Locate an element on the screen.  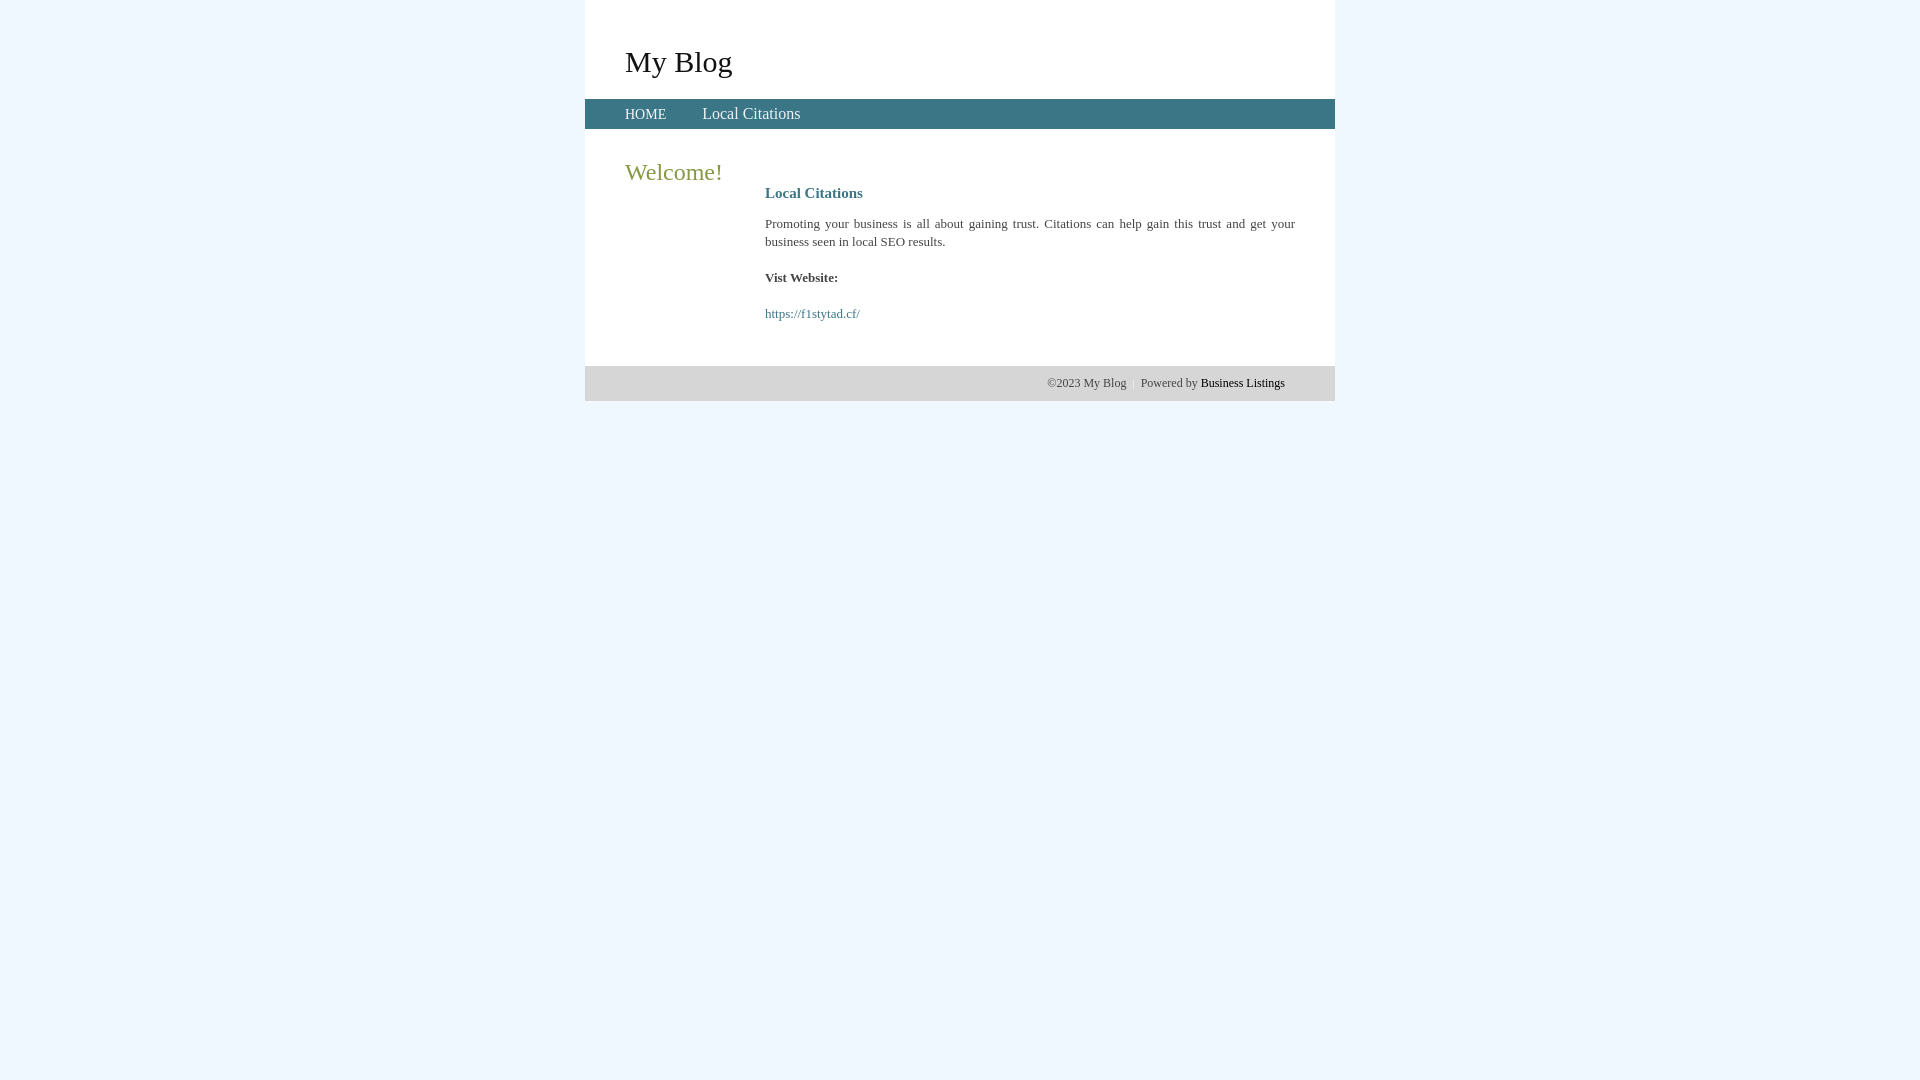
'HOME' is located at coordinates (645, 114).